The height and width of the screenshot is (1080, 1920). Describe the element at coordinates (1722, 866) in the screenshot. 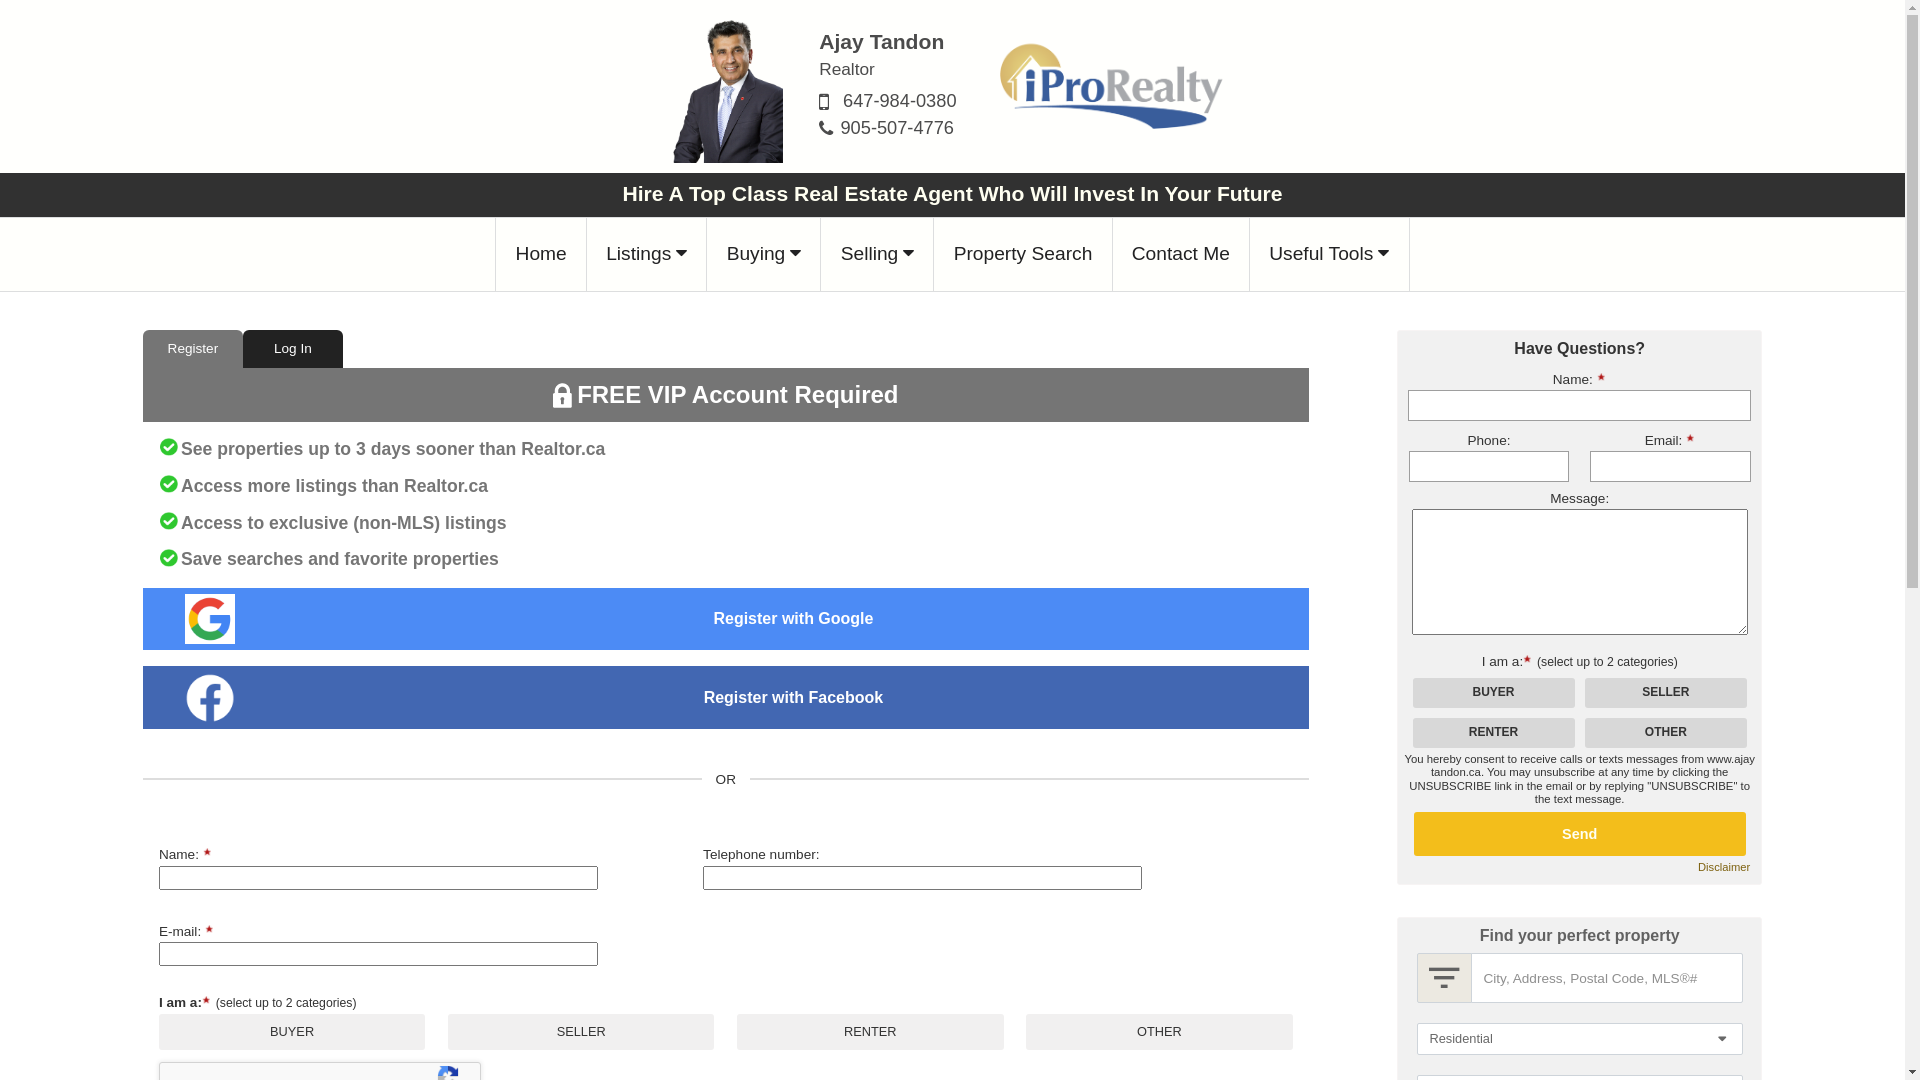

I see `'Disclaimer'` at that location.